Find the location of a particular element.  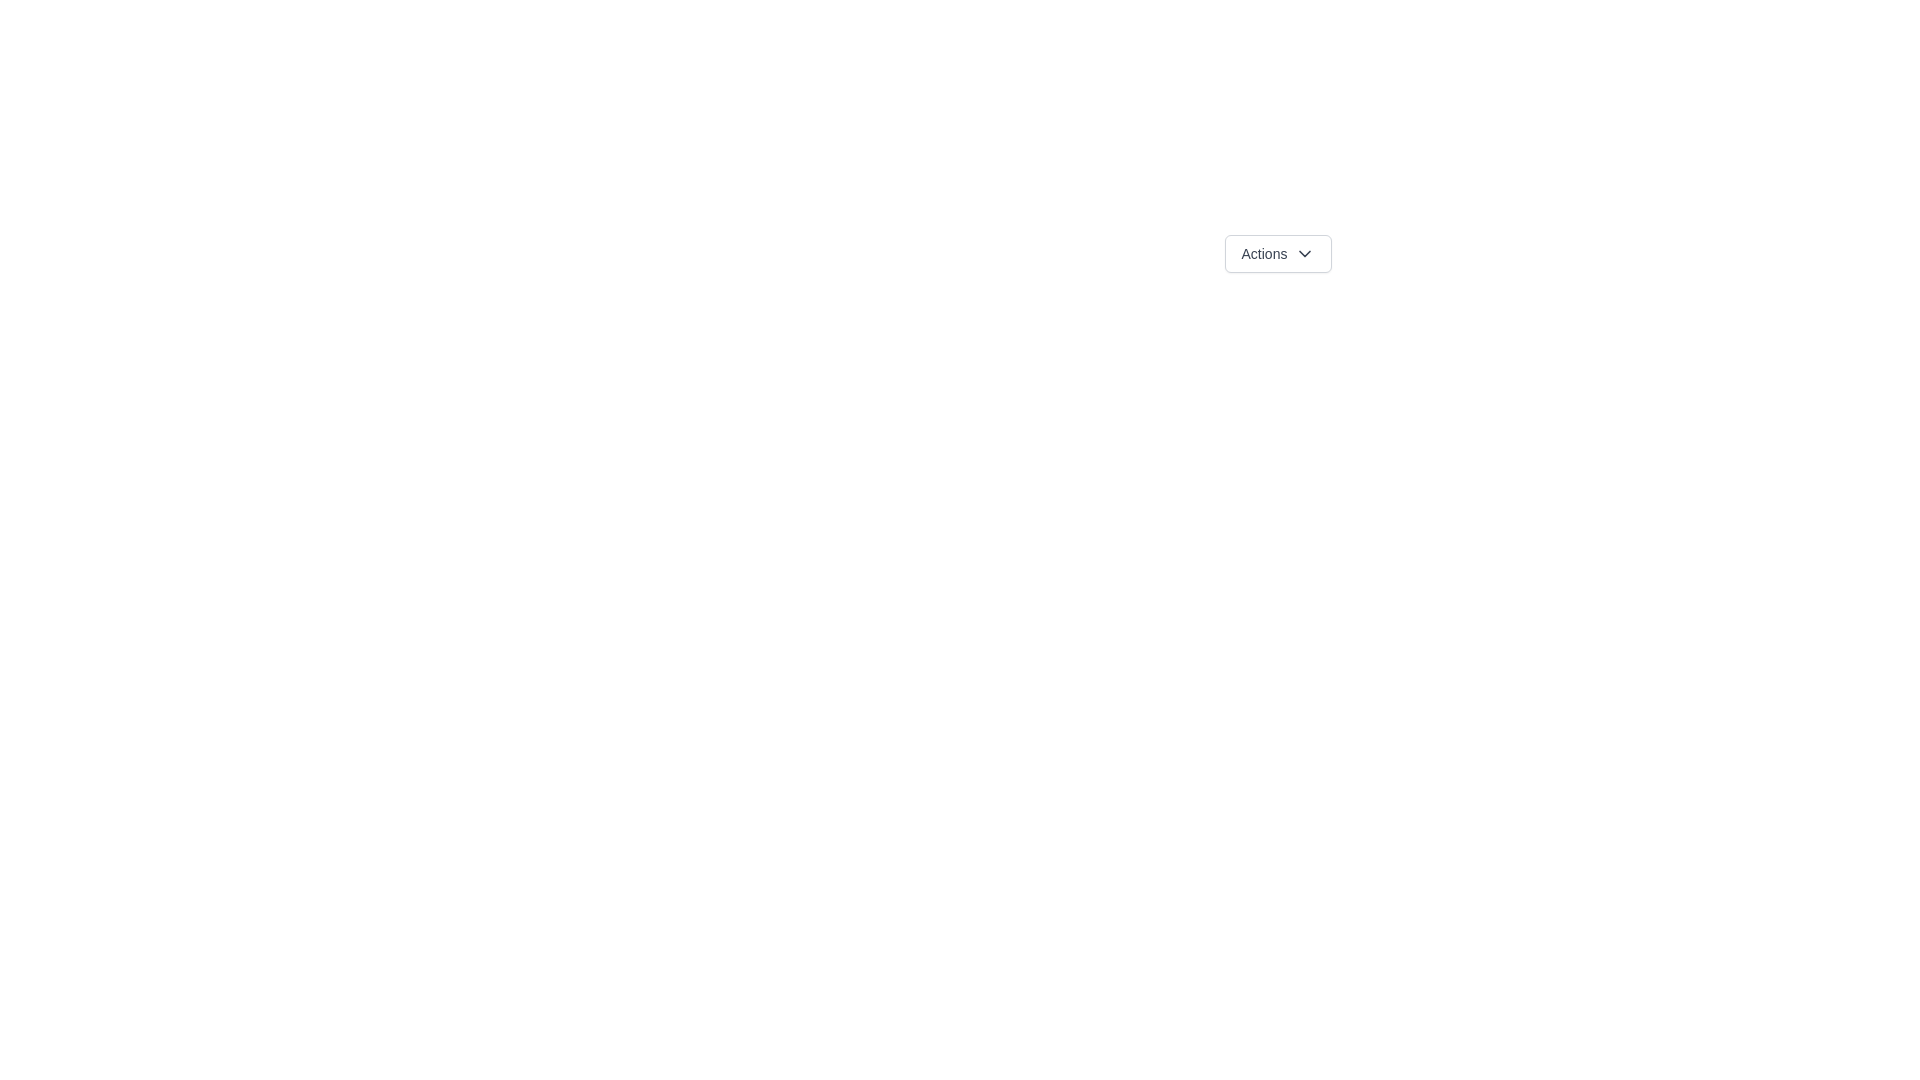

the chevron icon located at the far right end of the 'Actions' button is located at coordinates (1305, 253).